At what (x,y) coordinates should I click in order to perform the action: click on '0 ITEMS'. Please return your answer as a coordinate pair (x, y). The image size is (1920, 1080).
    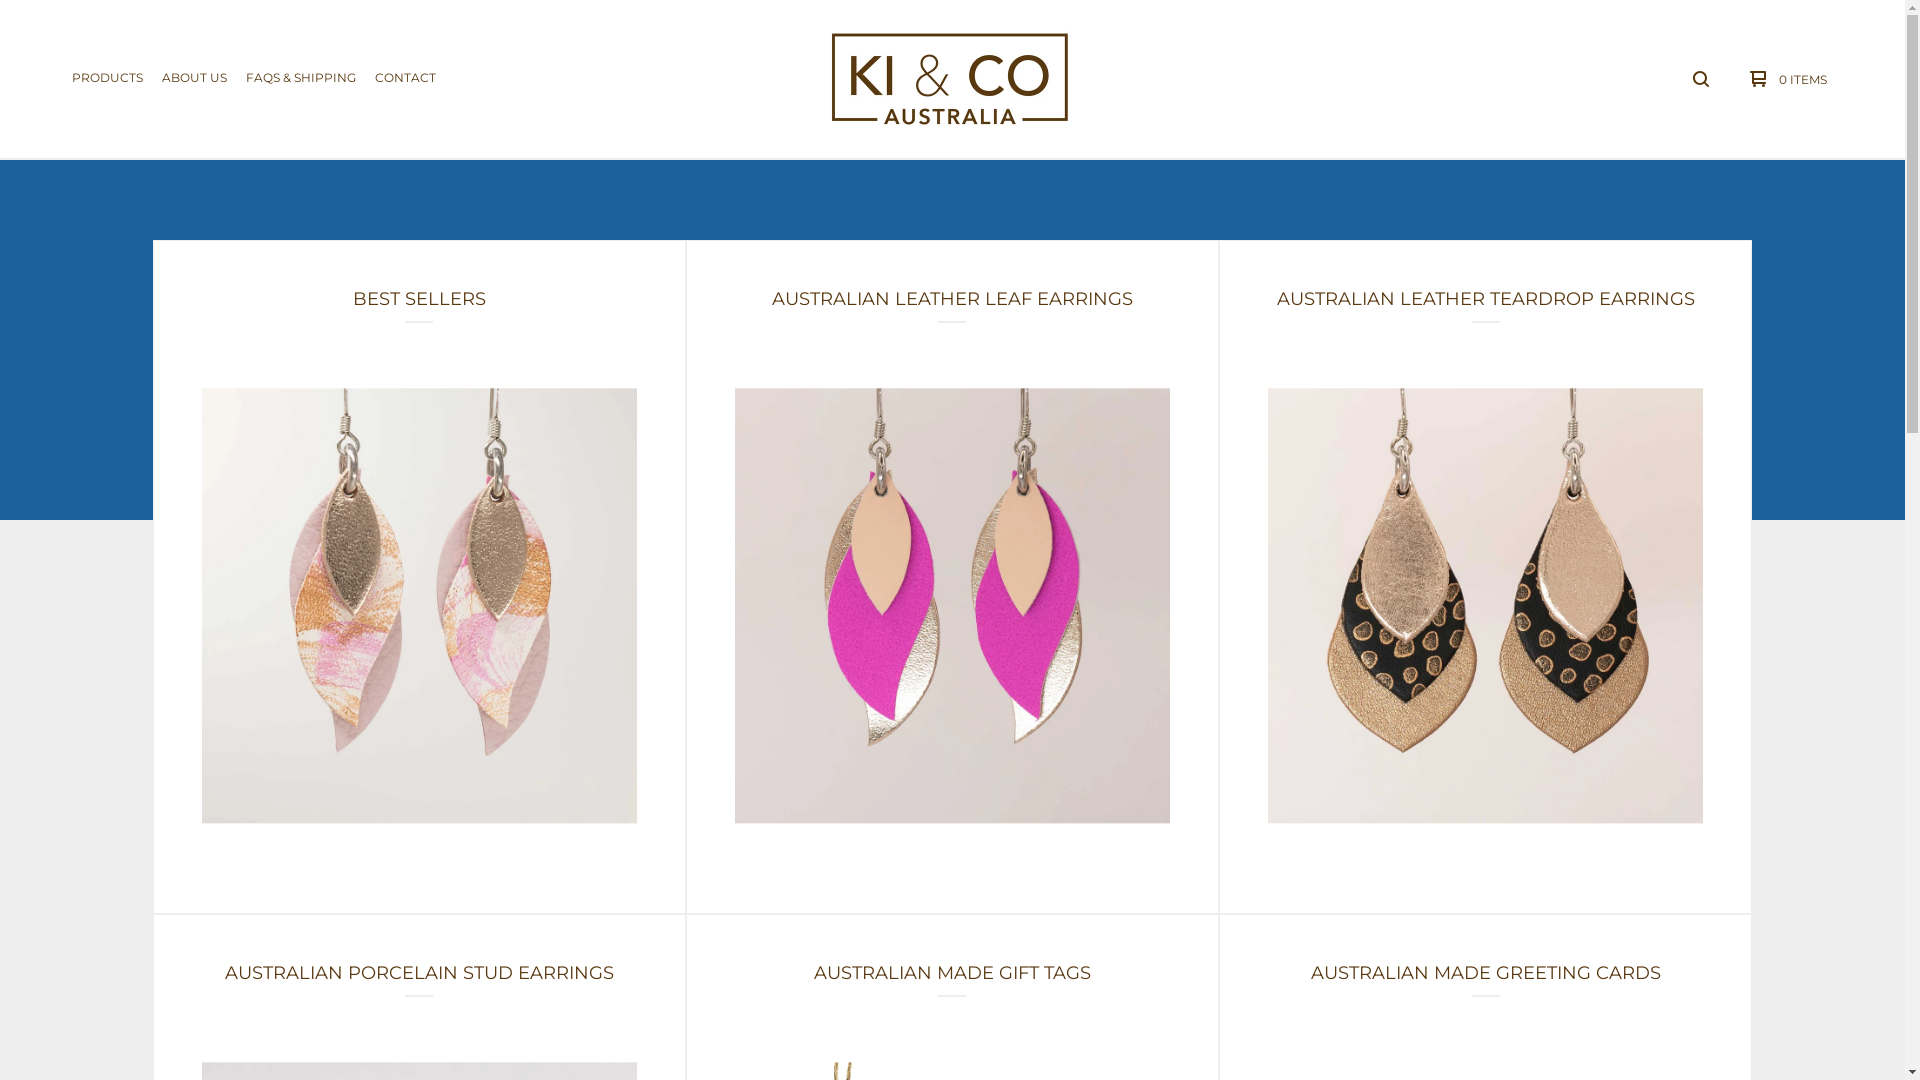
    Looking at the image, I should click on (1783, 77).